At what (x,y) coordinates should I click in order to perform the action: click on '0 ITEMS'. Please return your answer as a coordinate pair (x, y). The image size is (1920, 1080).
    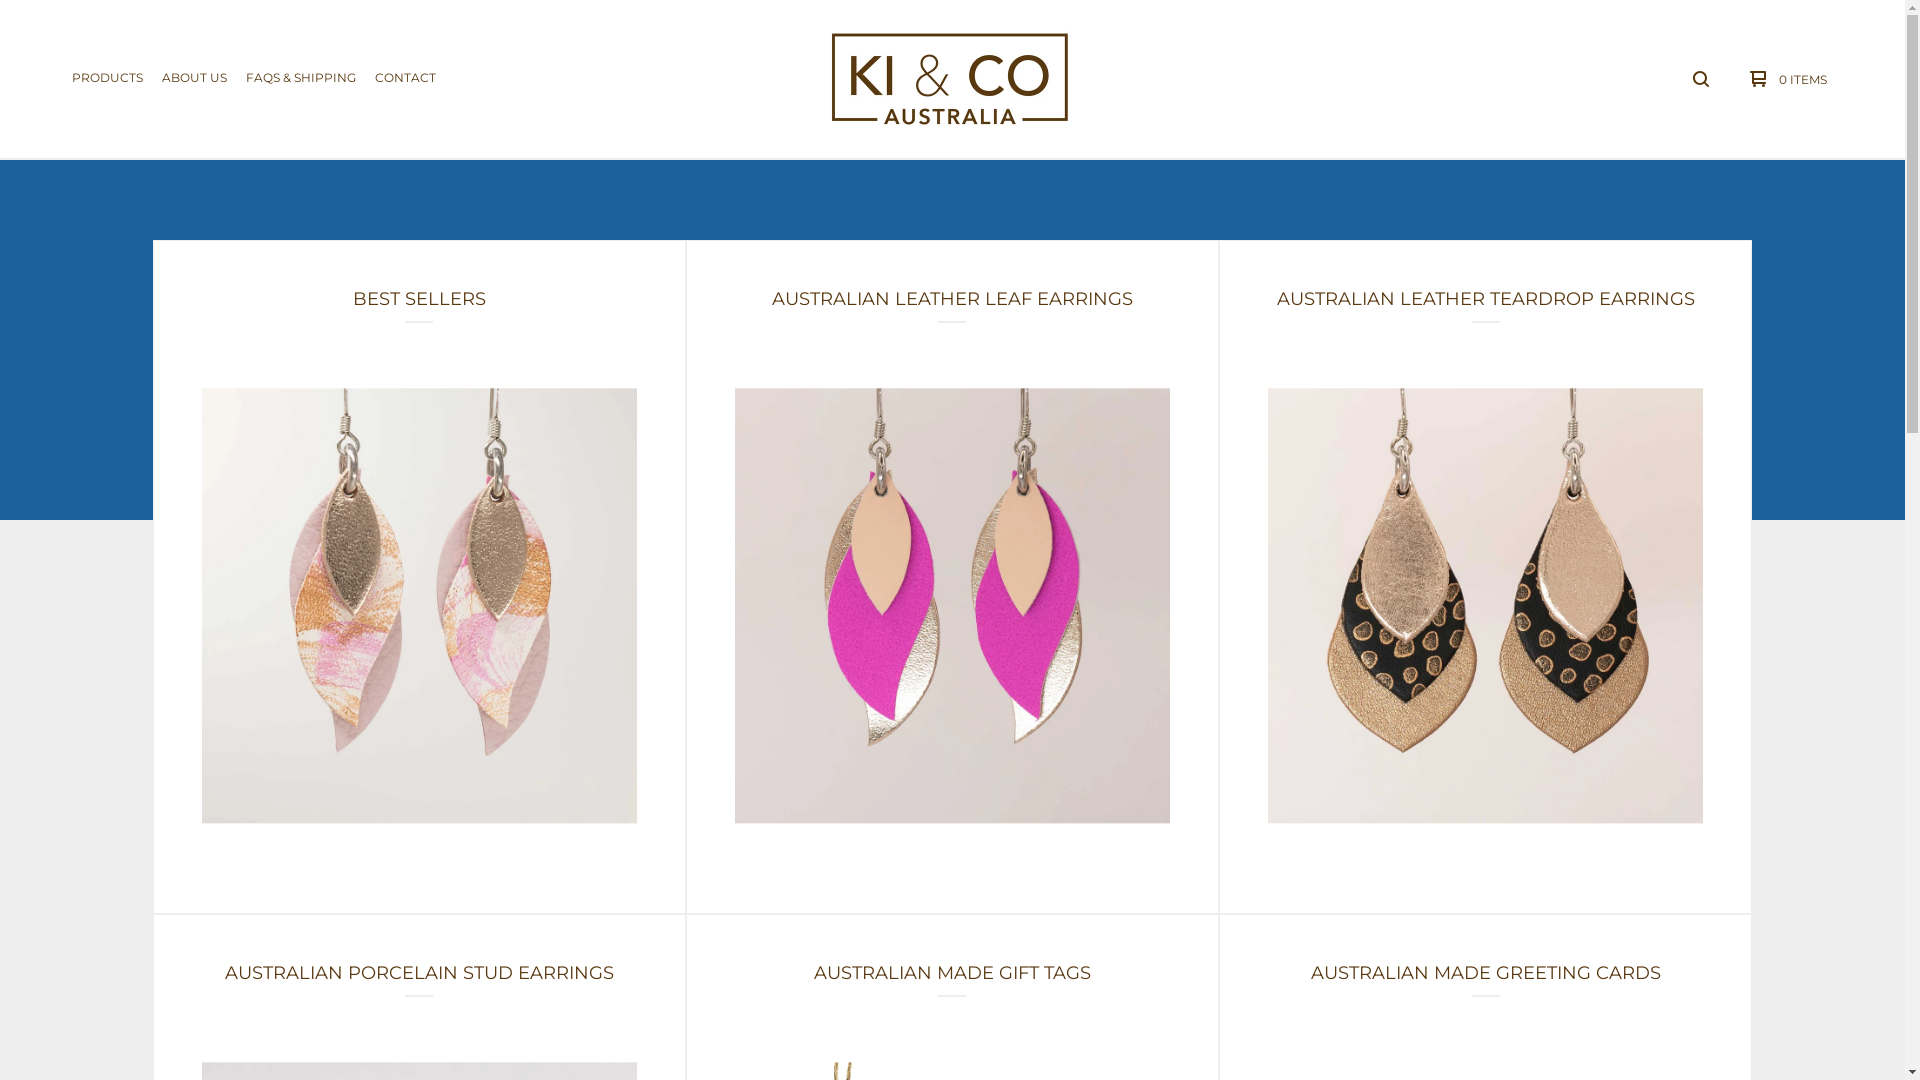
    Looking at the image, I should click on (1783, 77).